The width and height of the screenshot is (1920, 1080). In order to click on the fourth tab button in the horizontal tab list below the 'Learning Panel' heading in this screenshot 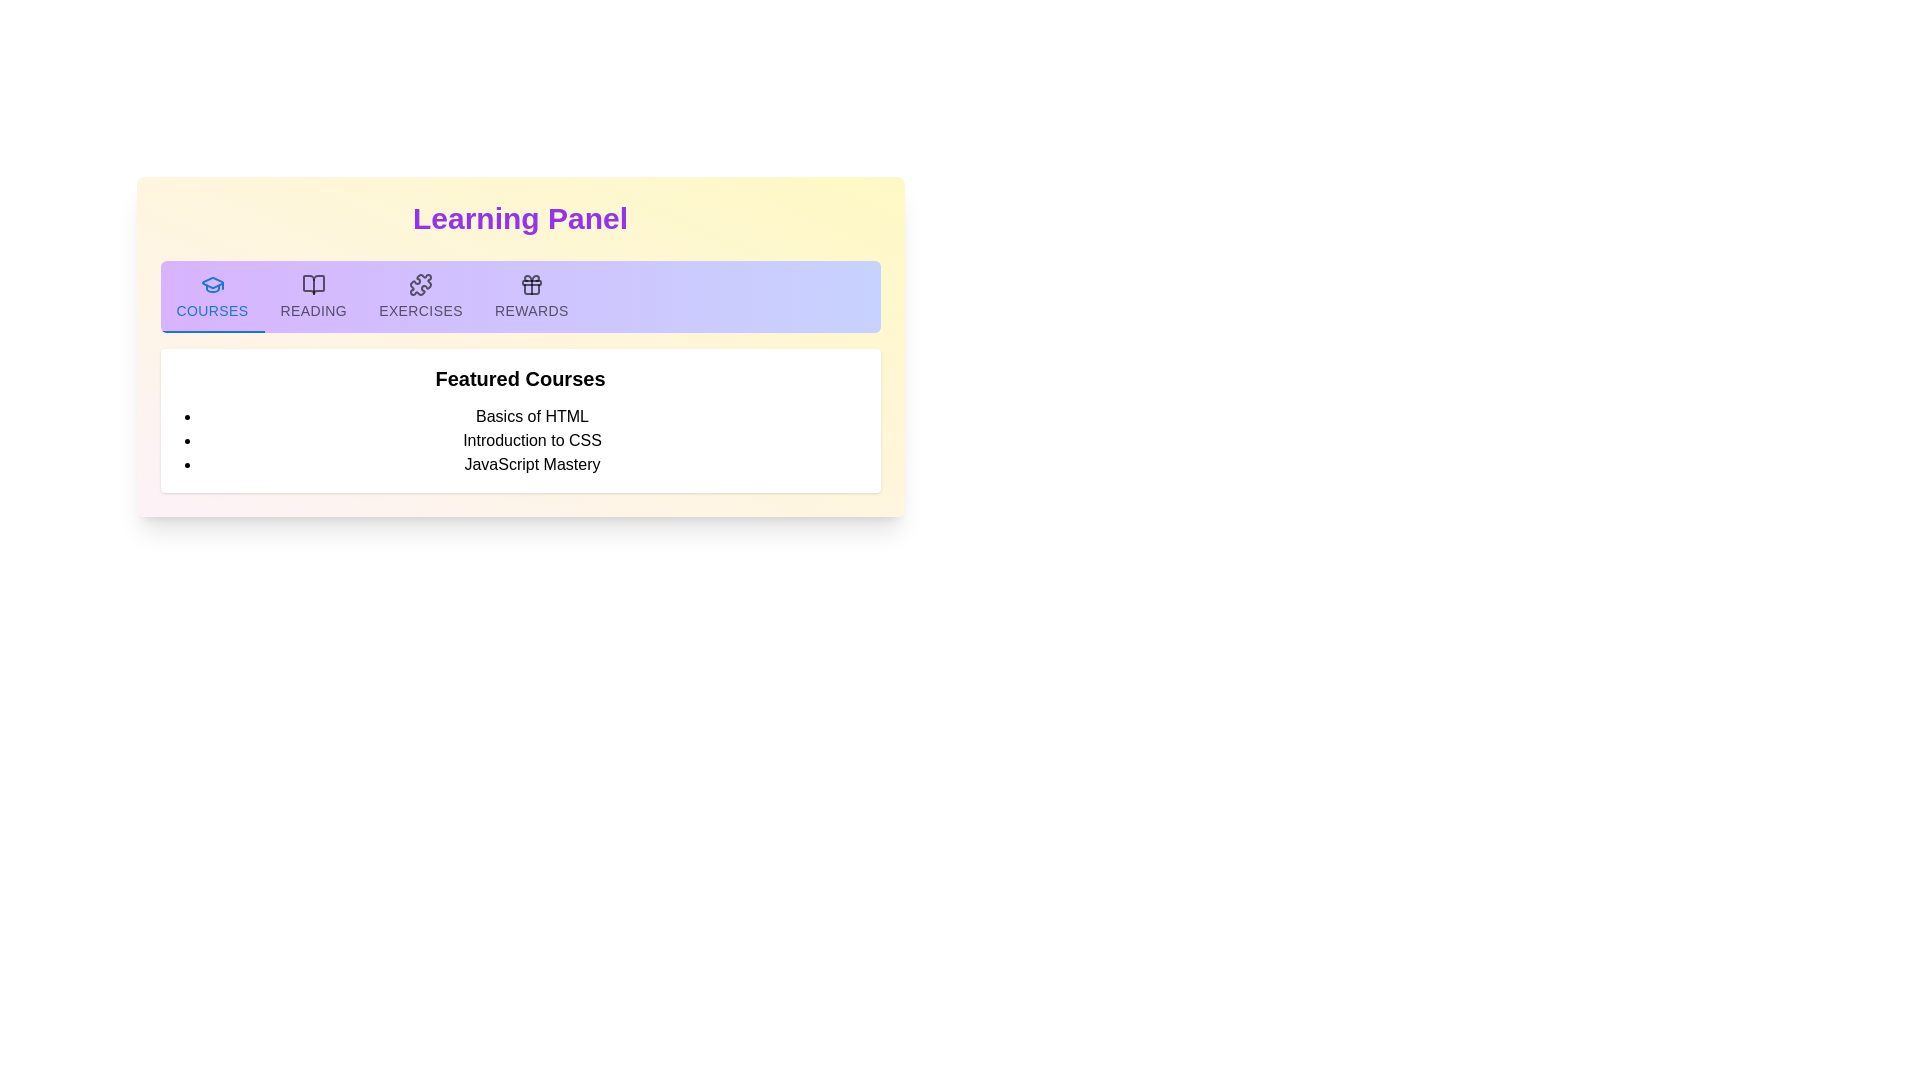, I will do `click(531, 297)`.